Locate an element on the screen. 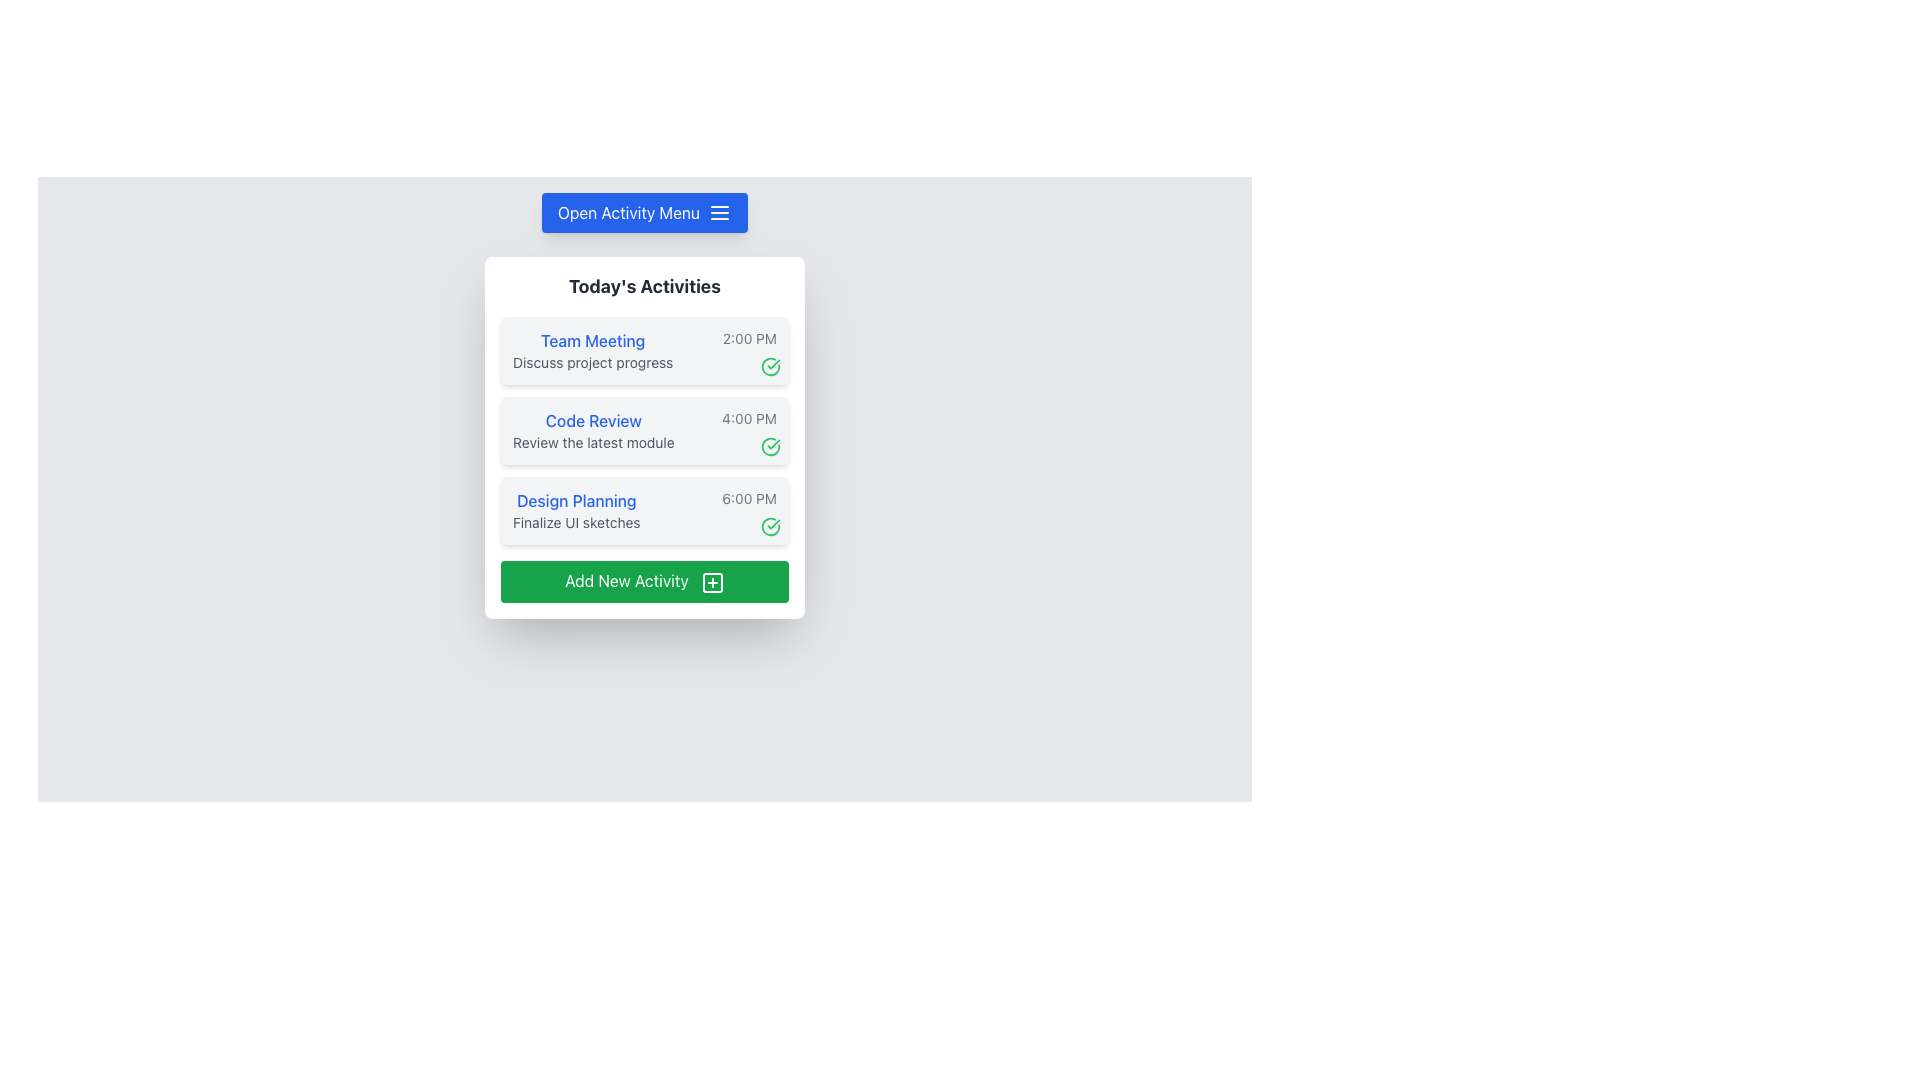  the green rounded rectangle icon within the 'Add New Activity' button at the bottom of the interface is located at coordinates (712, 582).